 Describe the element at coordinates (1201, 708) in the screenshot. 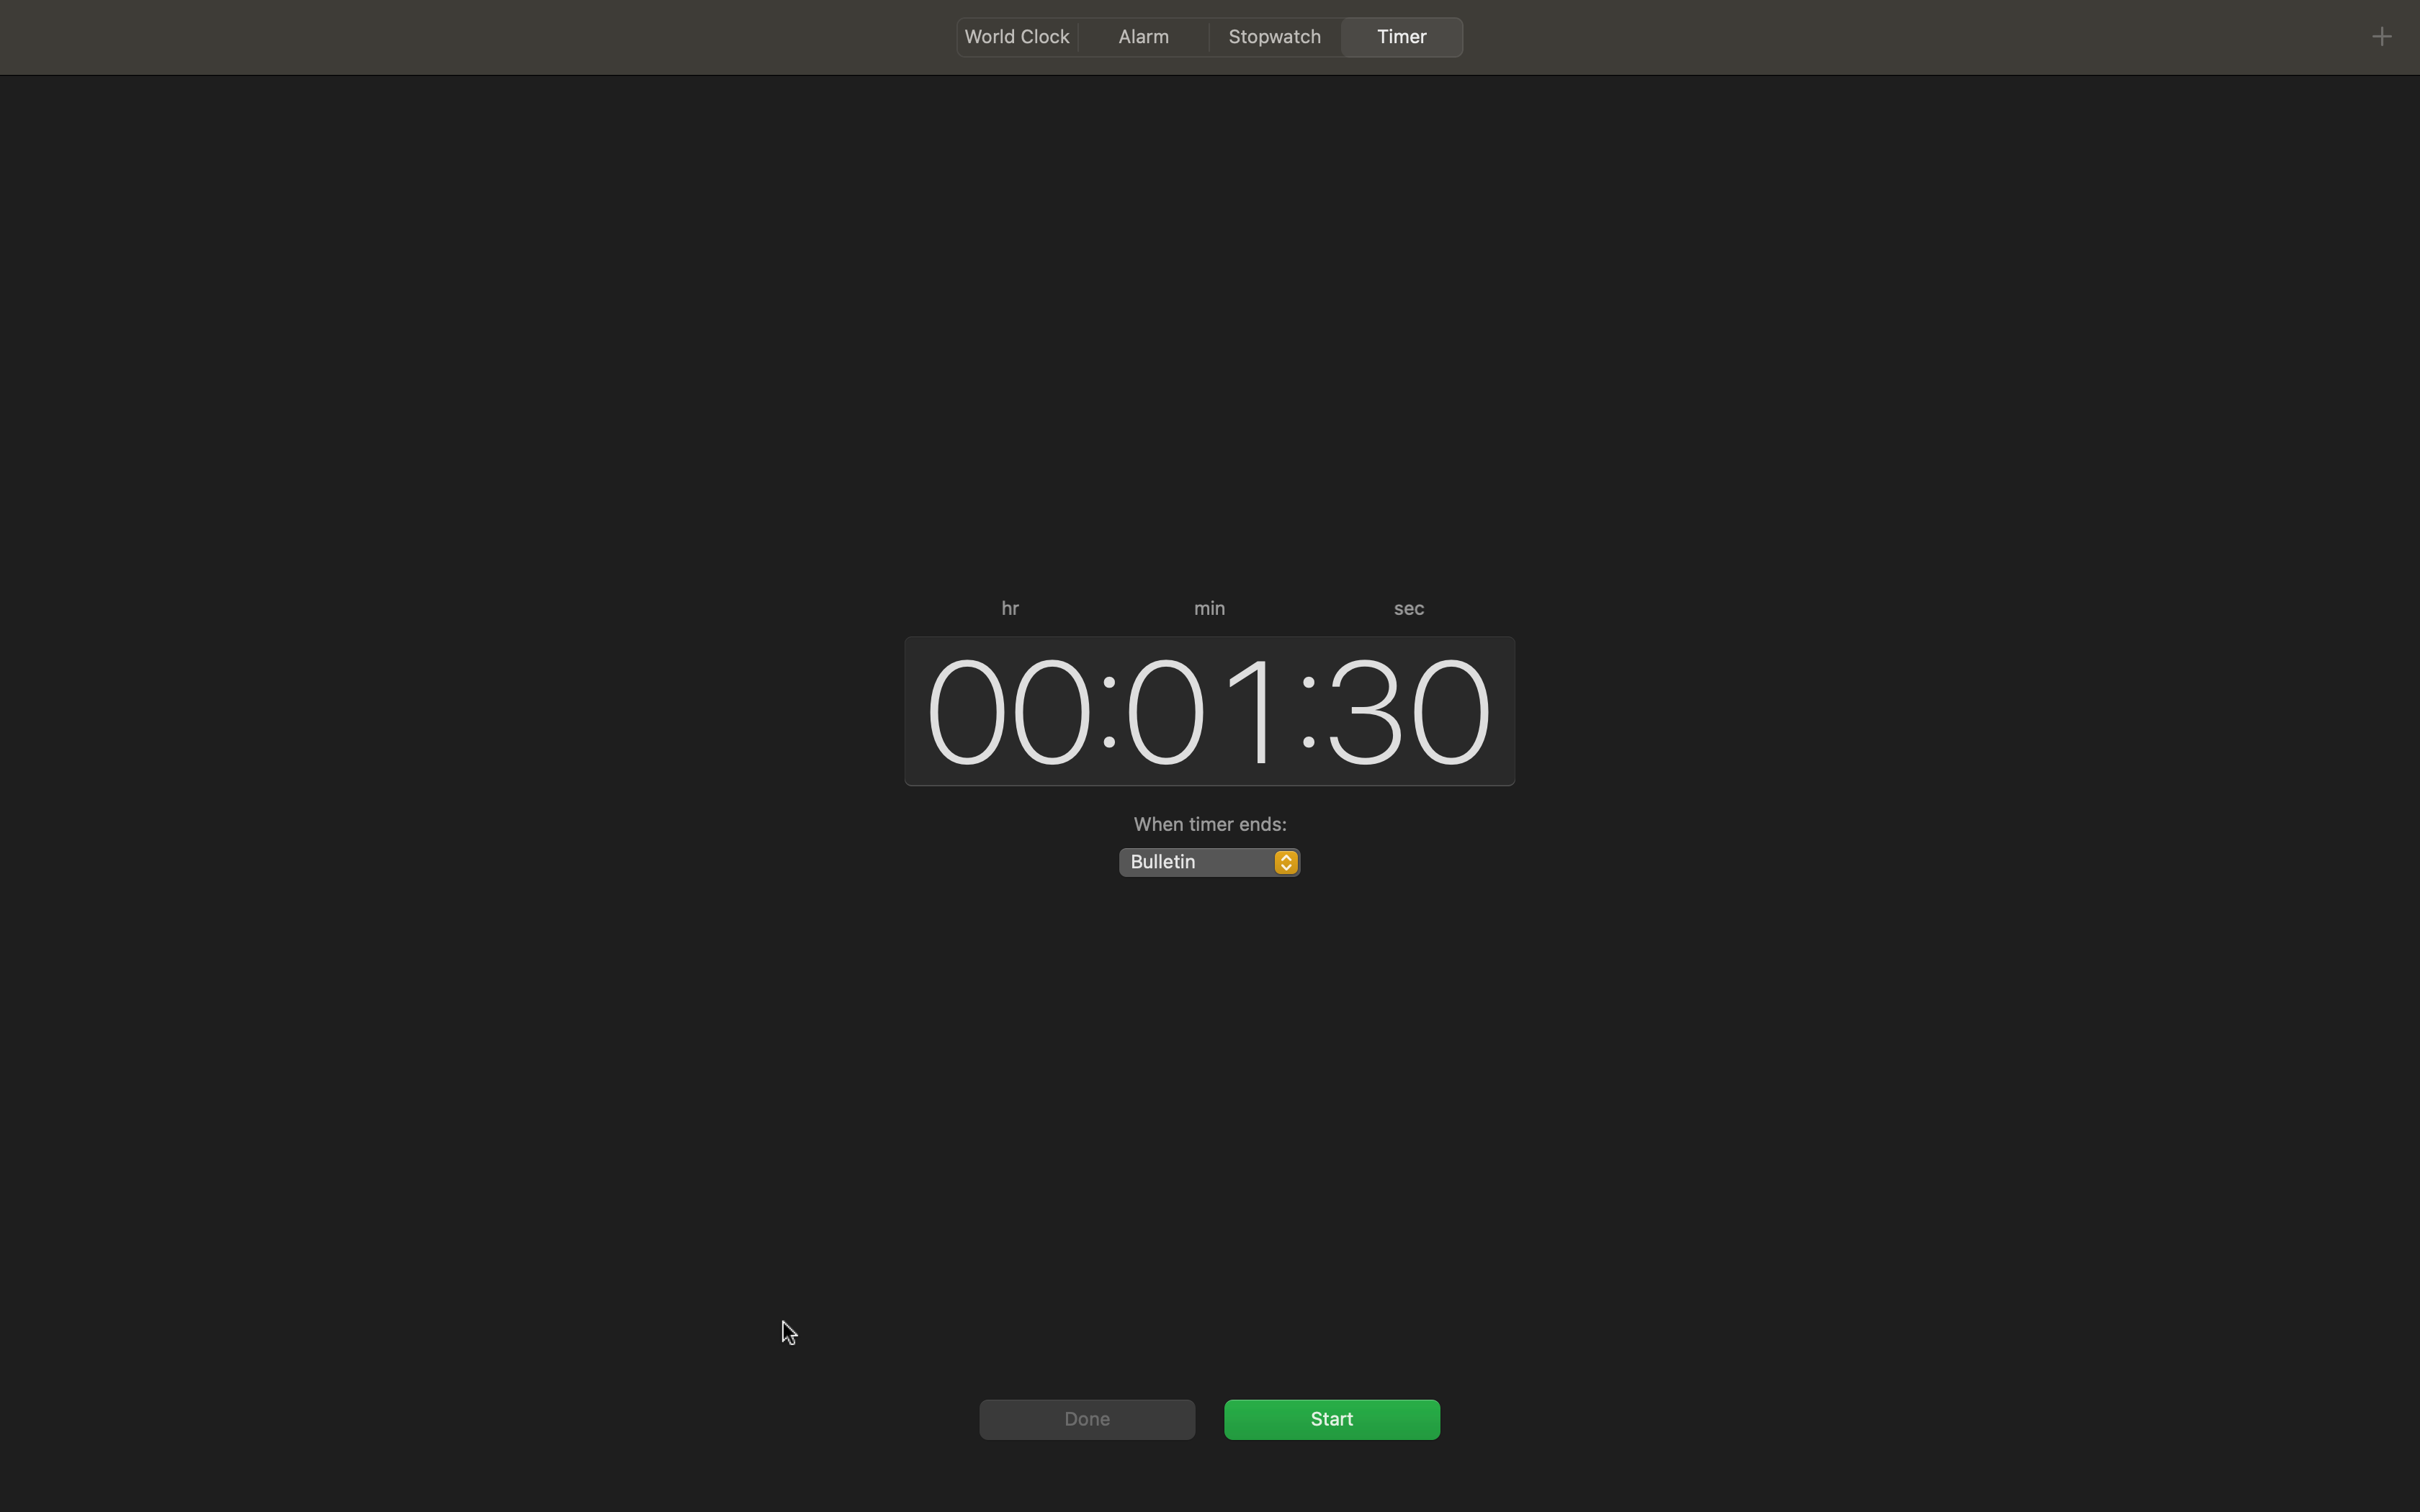

I see `Use automation to enter 41 in the minutes section` at that location.